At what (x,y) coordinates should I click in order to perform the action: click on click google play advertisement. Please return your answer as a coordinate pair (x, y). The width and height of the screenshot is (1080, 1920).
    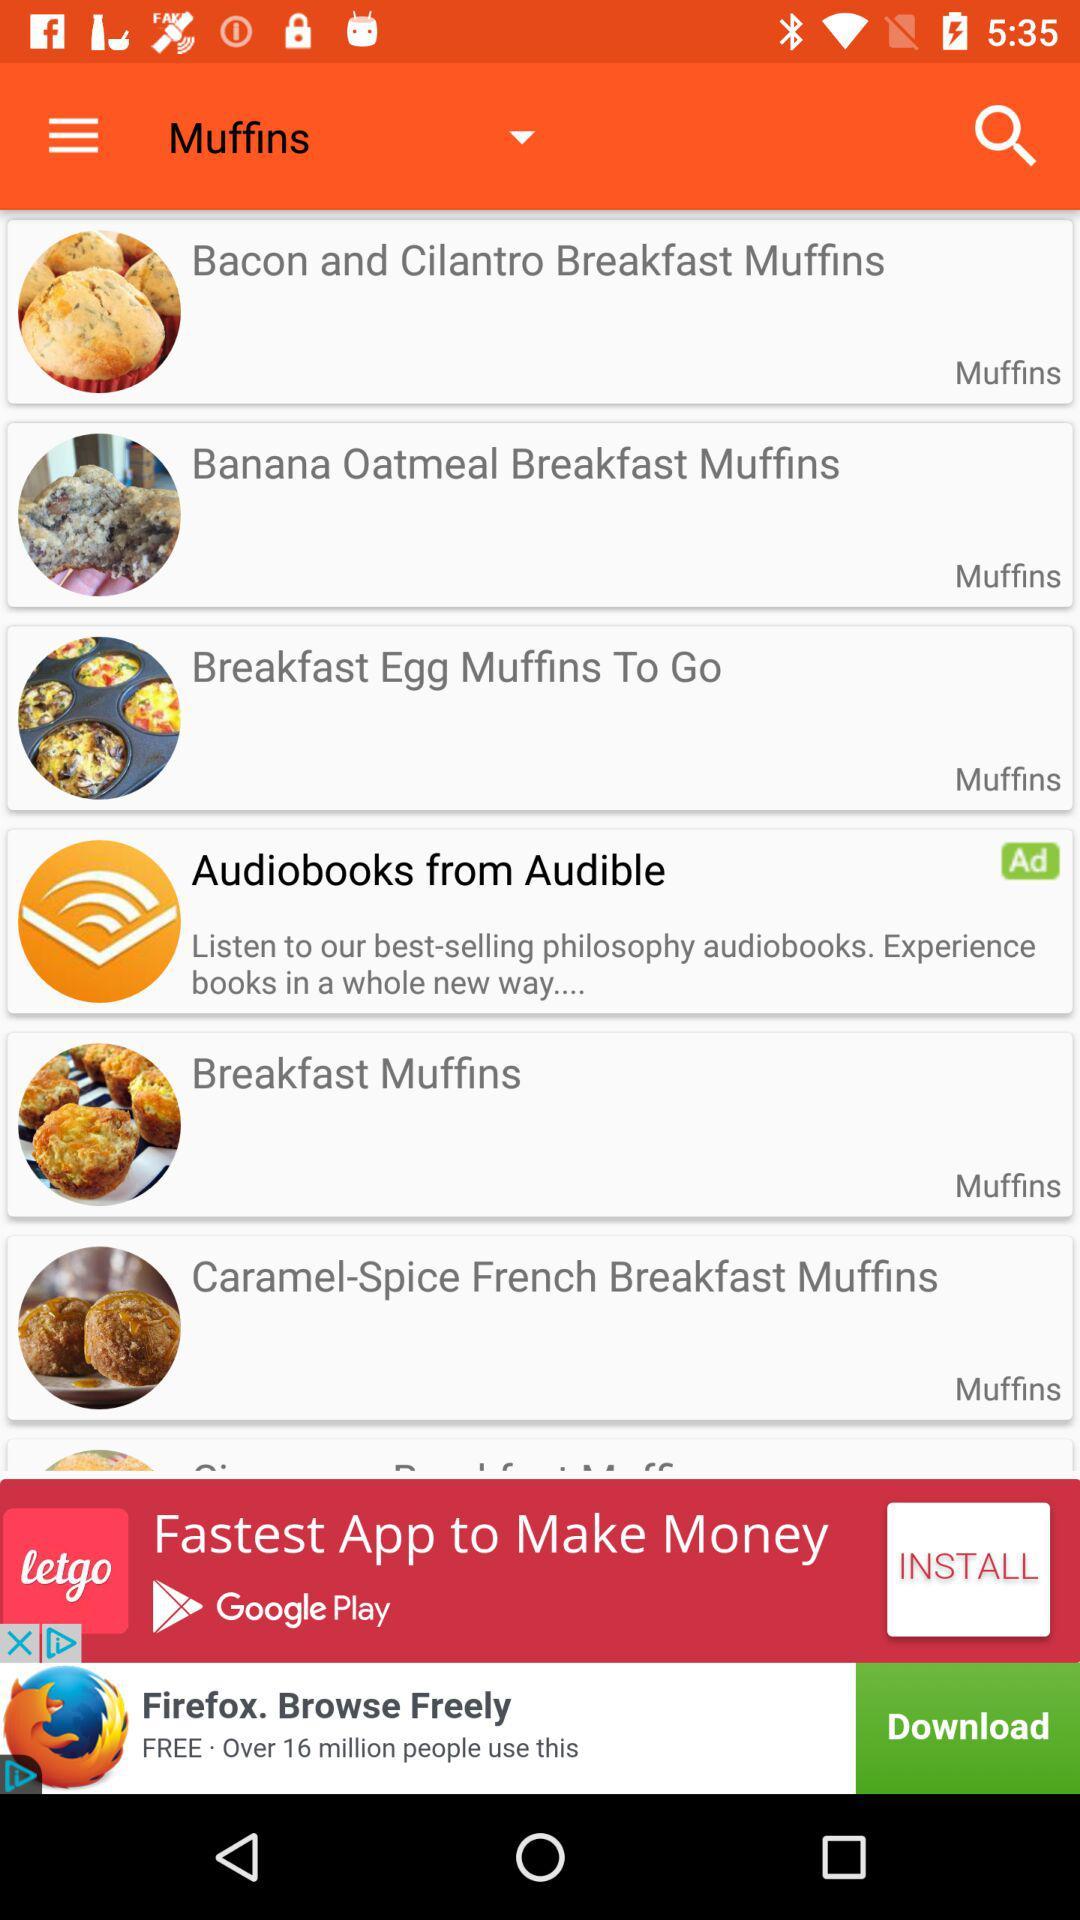
    Looking at the image, I should click on (540, 1569).